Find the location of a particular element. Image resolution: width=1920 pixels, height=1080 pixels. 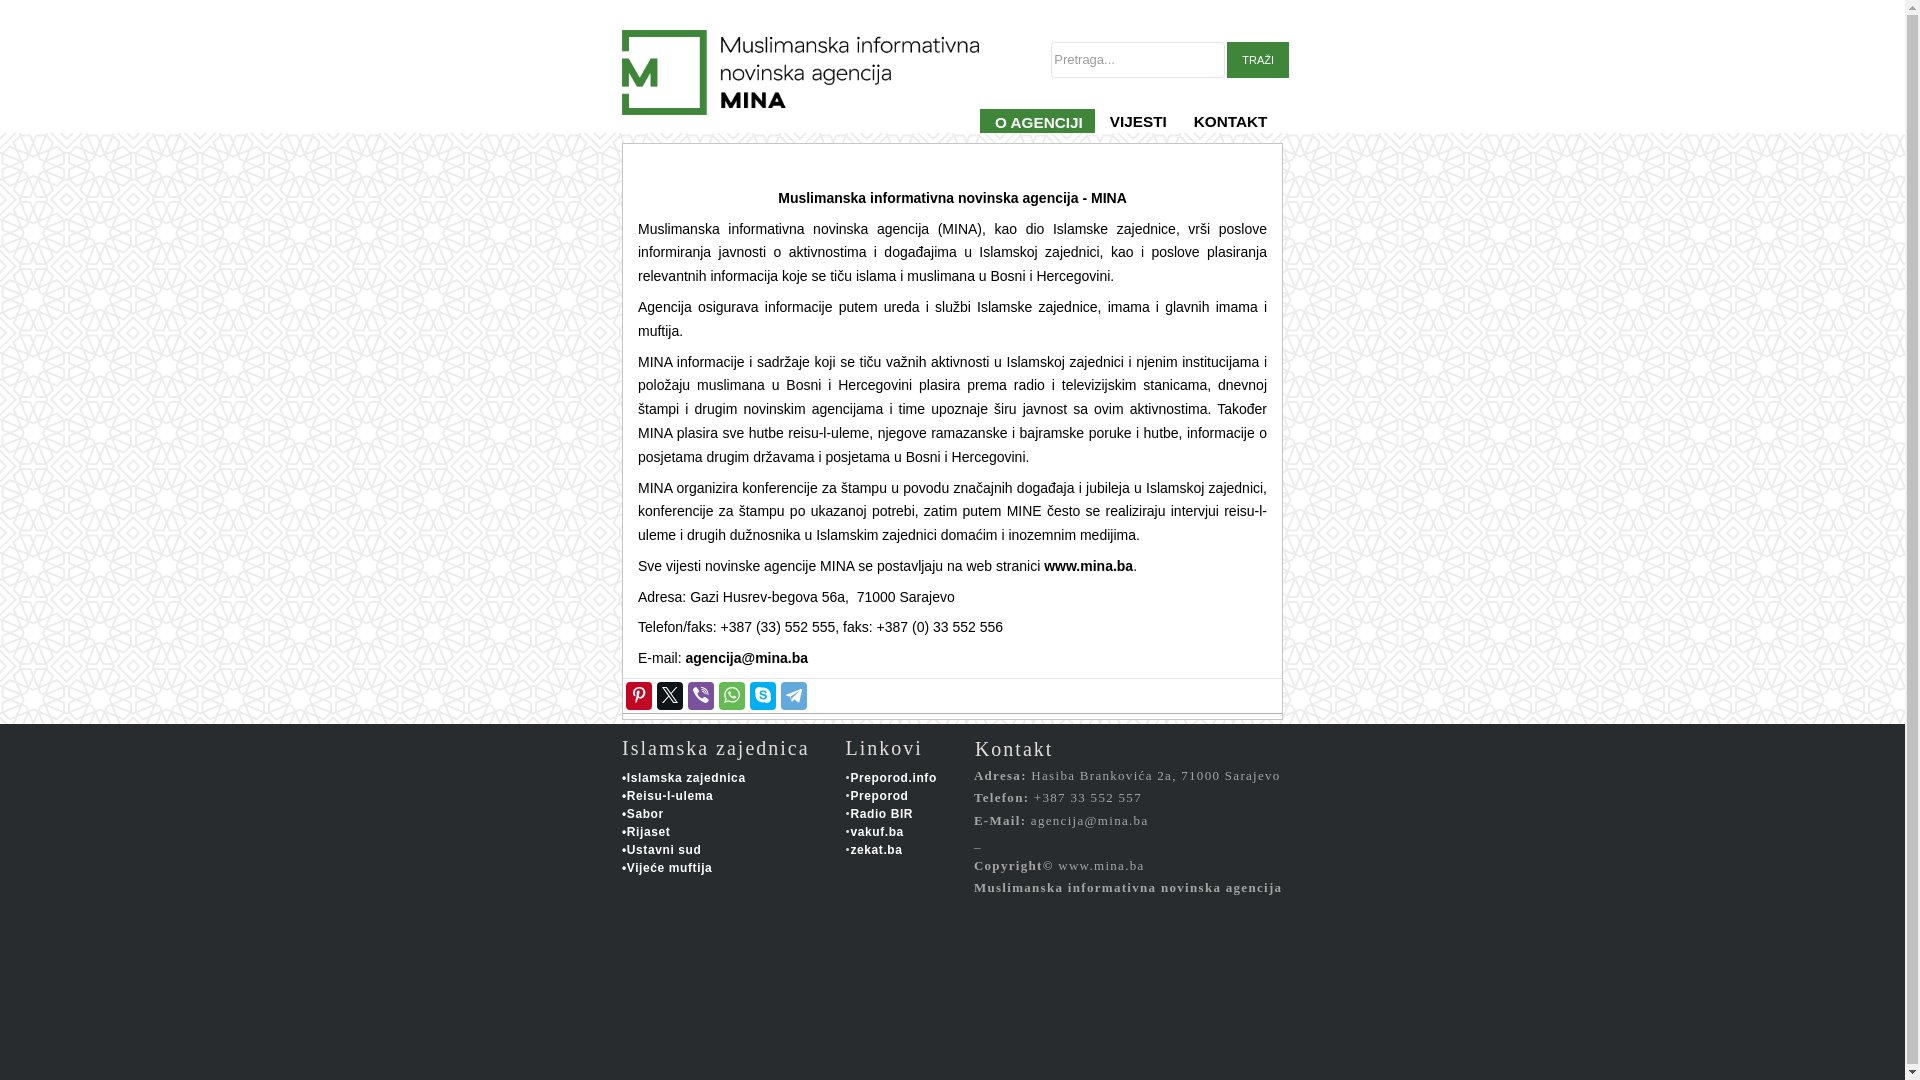

'Preporod' is located at coordinates (878, 794).